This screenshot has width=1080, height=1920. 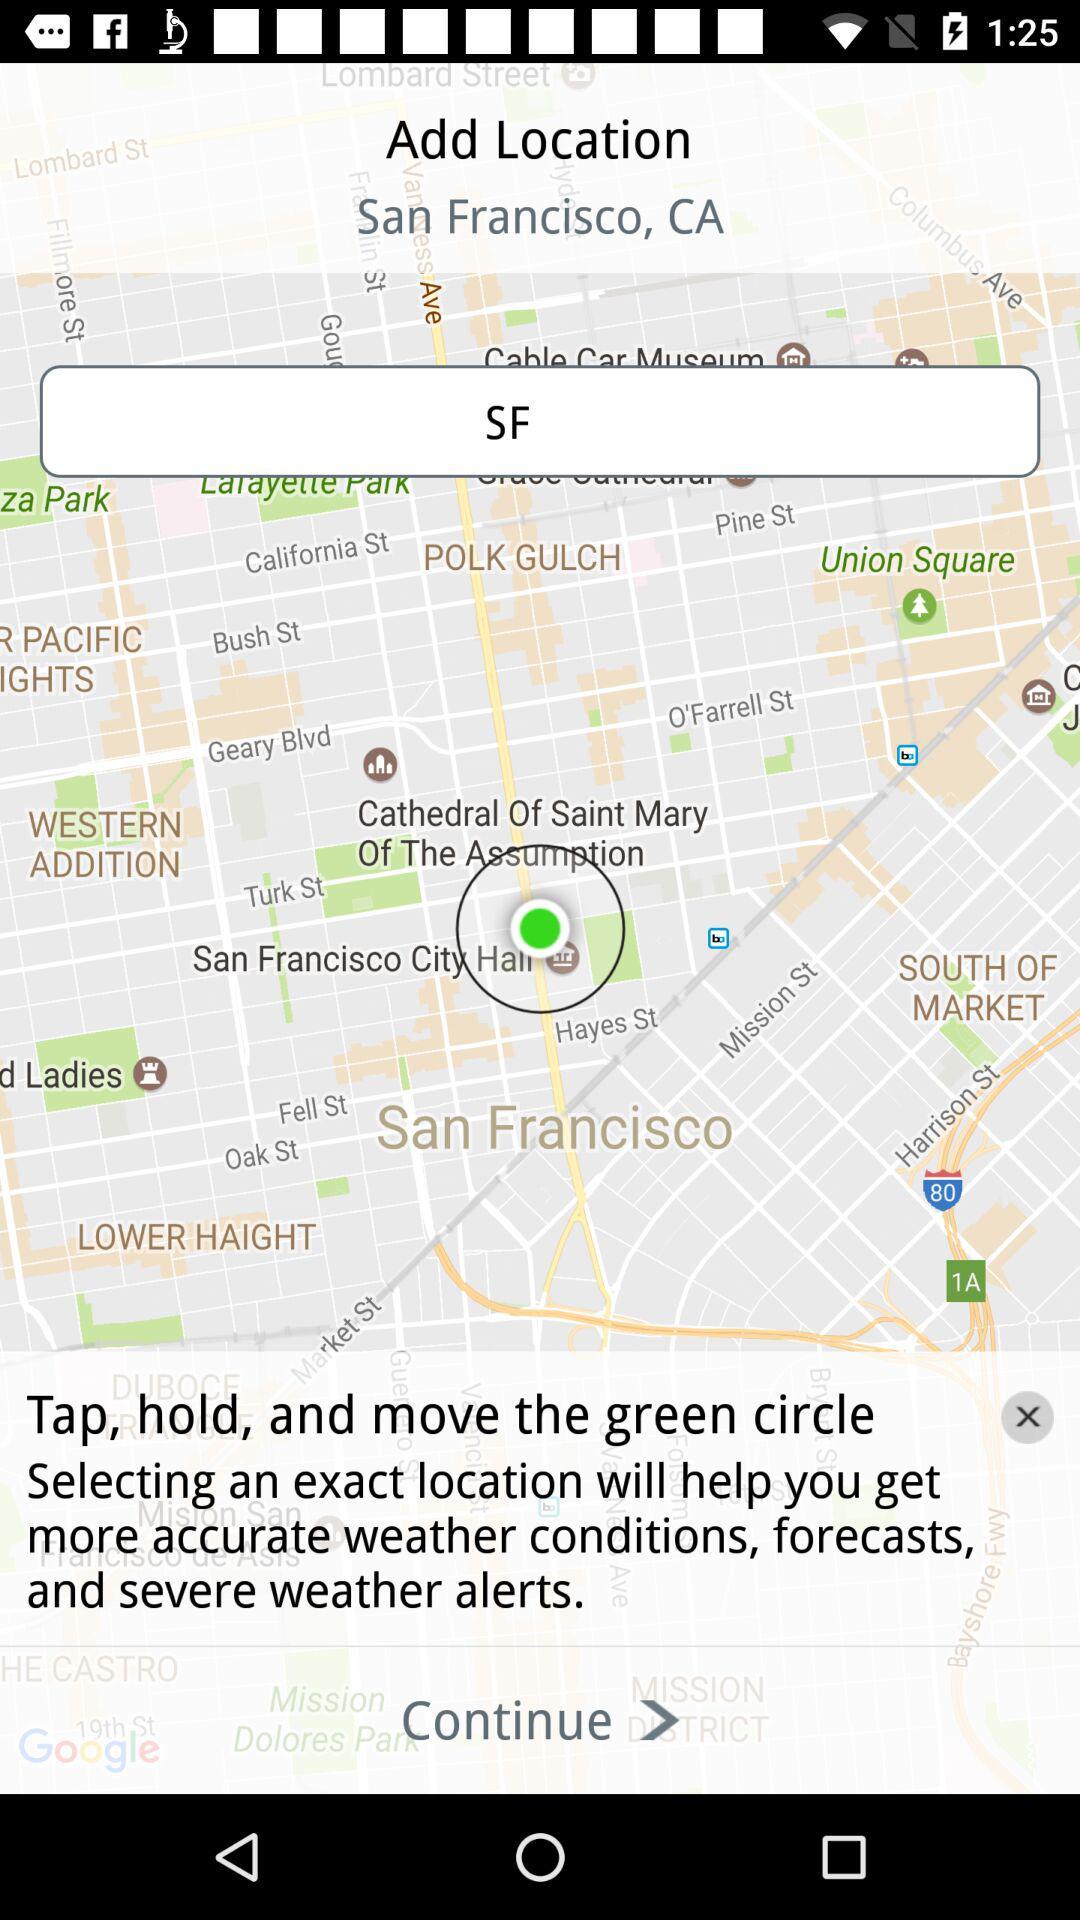 I want to click on the sf, so click(x=540, y=420).